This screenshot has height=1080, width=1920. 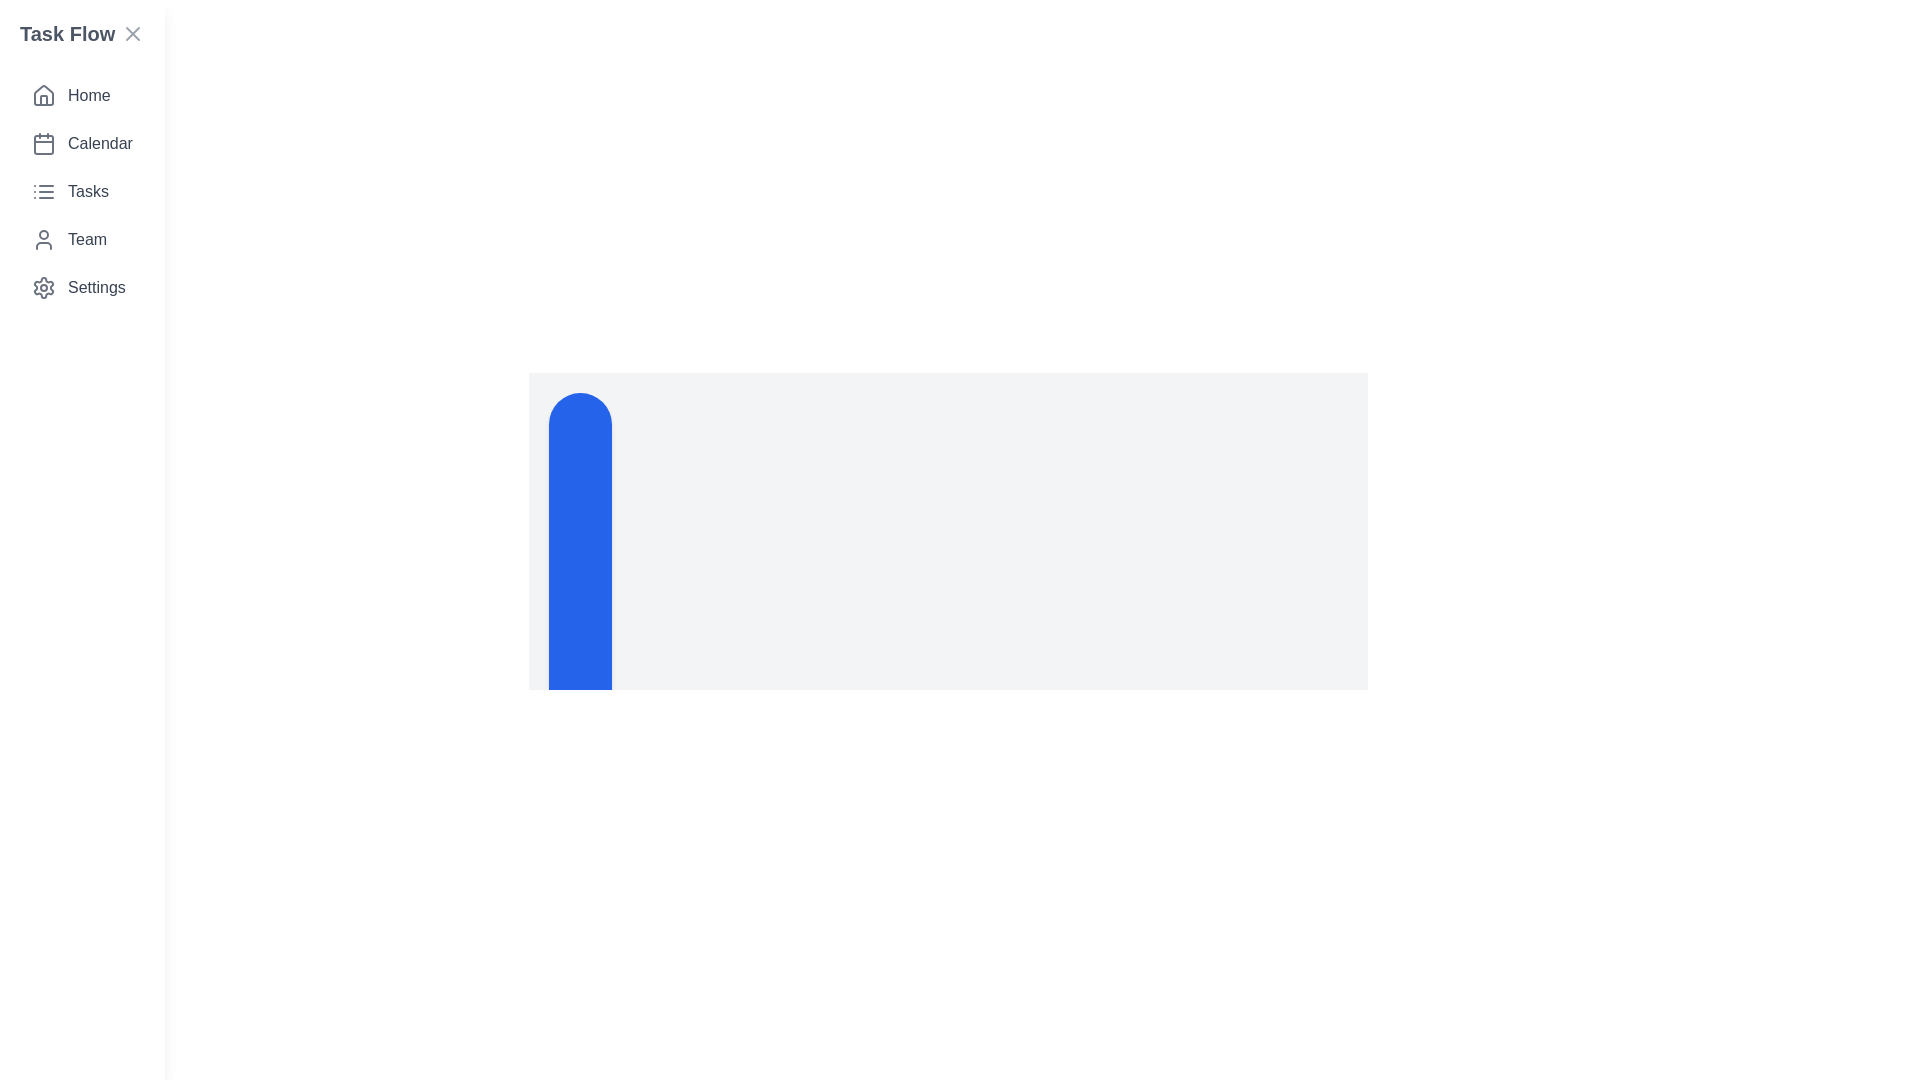 I want to click on the menu item corresponding to Team to navigate to that section, so click(x=80, y=238).